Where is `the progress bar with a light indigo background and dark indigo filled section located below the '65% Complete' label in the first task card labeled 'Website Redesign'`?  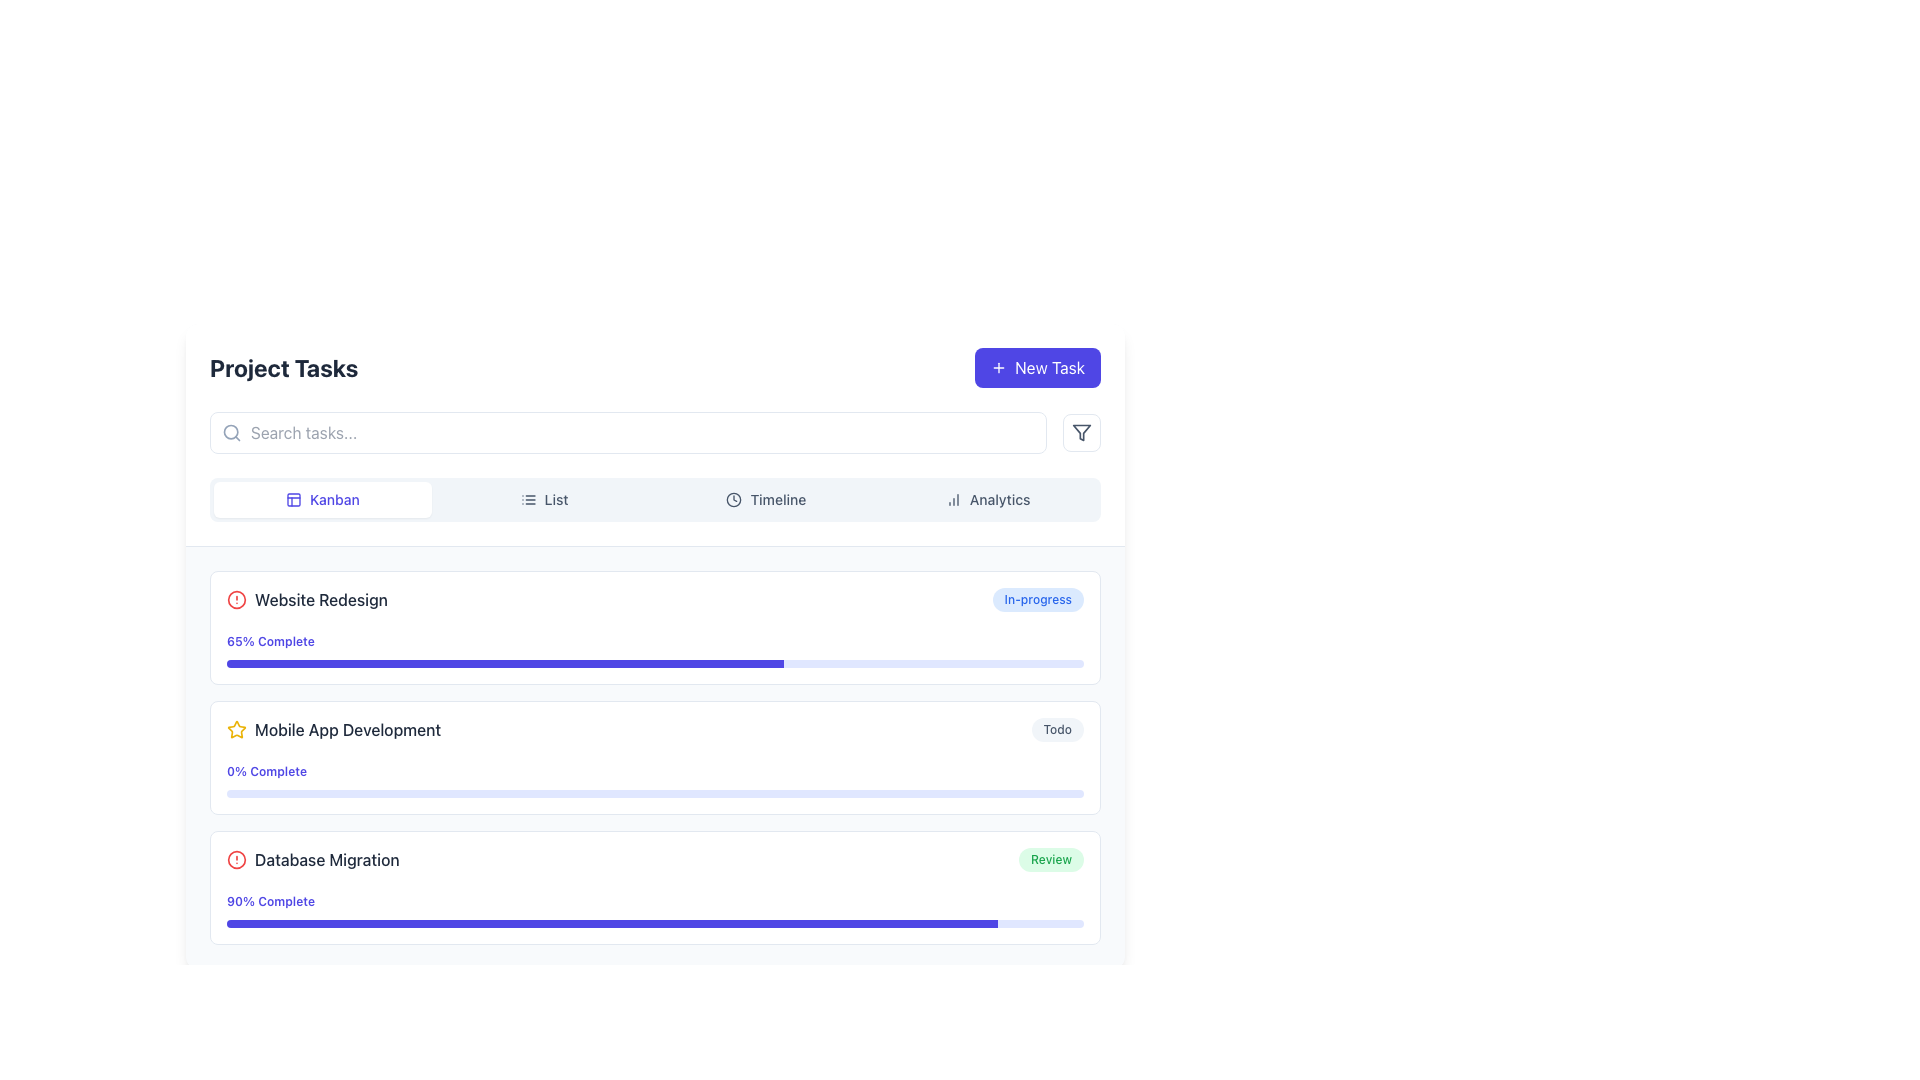
the progress bar with a light indigo background and dark indigo filled section located below the '65% Complete' label in the first task card labeled 'Website Redesign' is located at coordinates (655, 663).